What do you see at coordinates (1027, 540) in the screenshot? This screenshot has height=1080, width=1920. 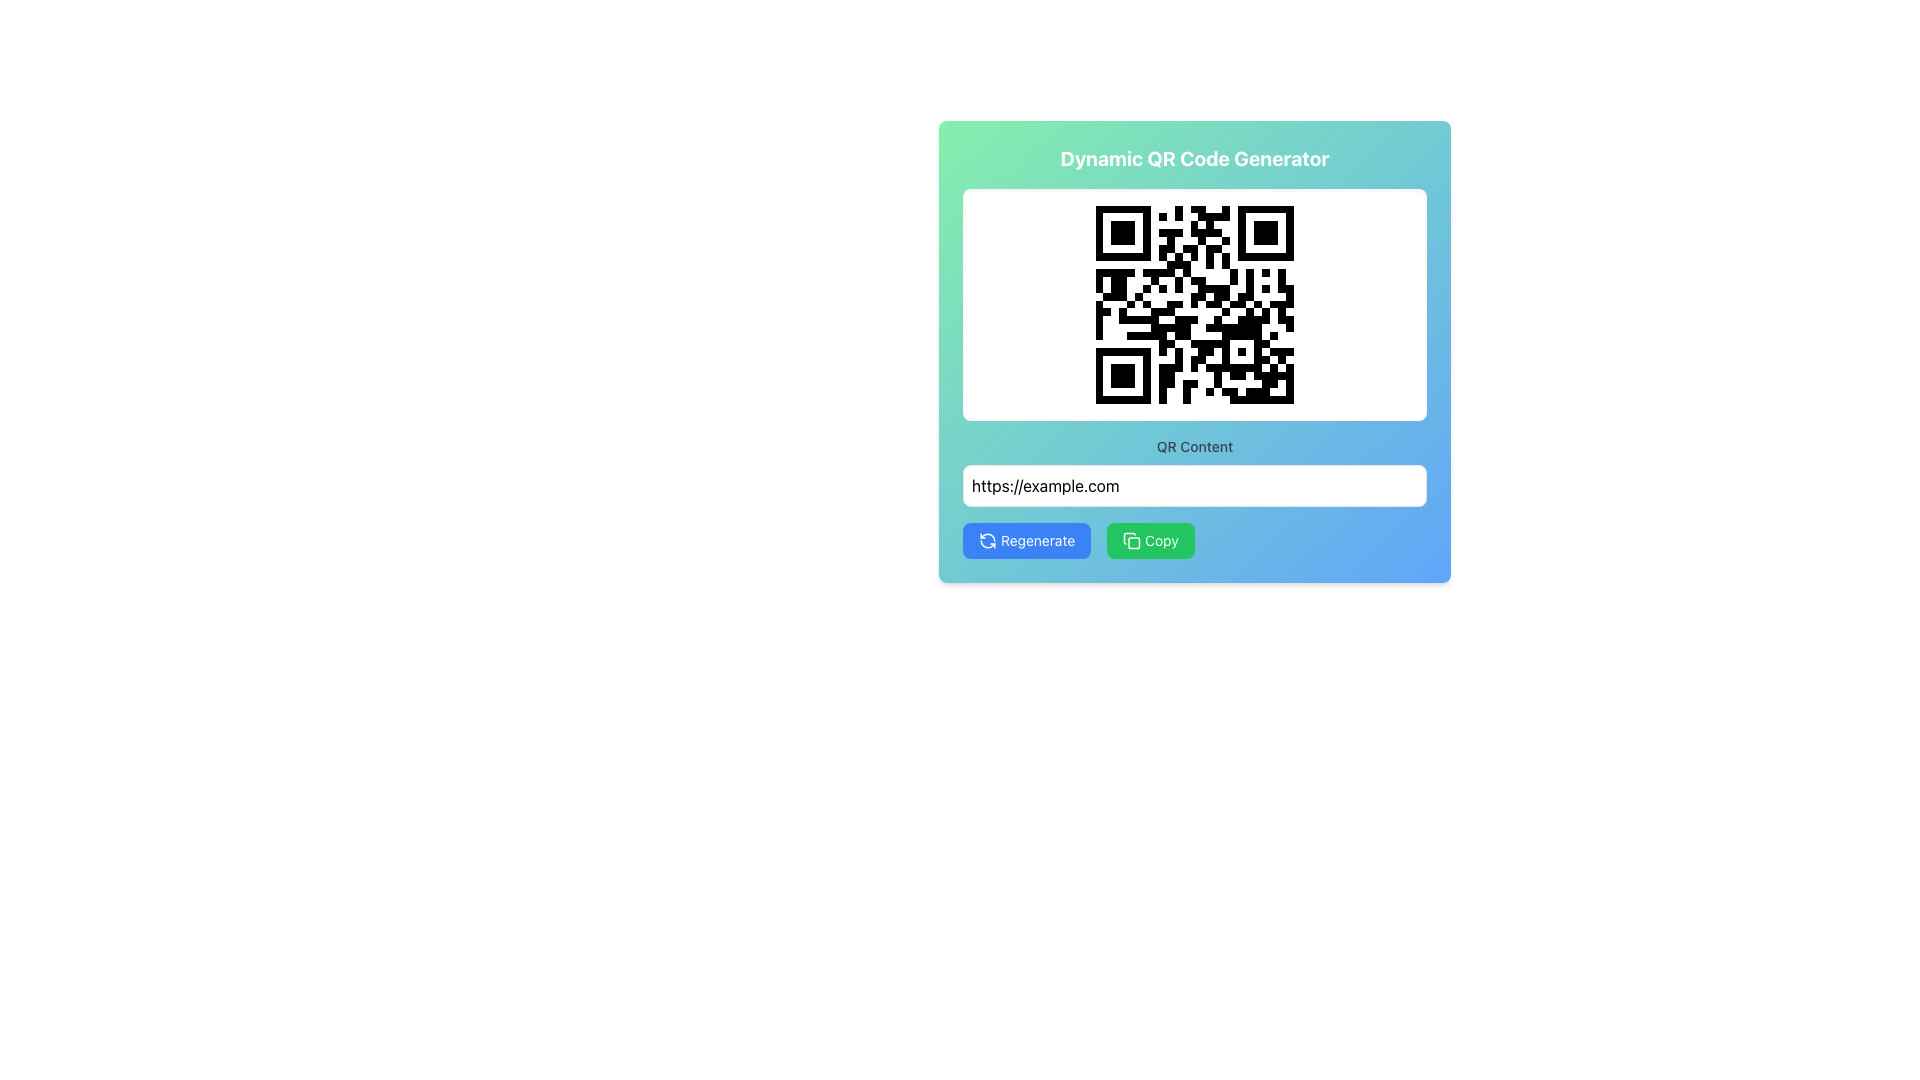 I see `the 'Regenerate' button with a blue background and white text` at bounding box center [1027, 540].